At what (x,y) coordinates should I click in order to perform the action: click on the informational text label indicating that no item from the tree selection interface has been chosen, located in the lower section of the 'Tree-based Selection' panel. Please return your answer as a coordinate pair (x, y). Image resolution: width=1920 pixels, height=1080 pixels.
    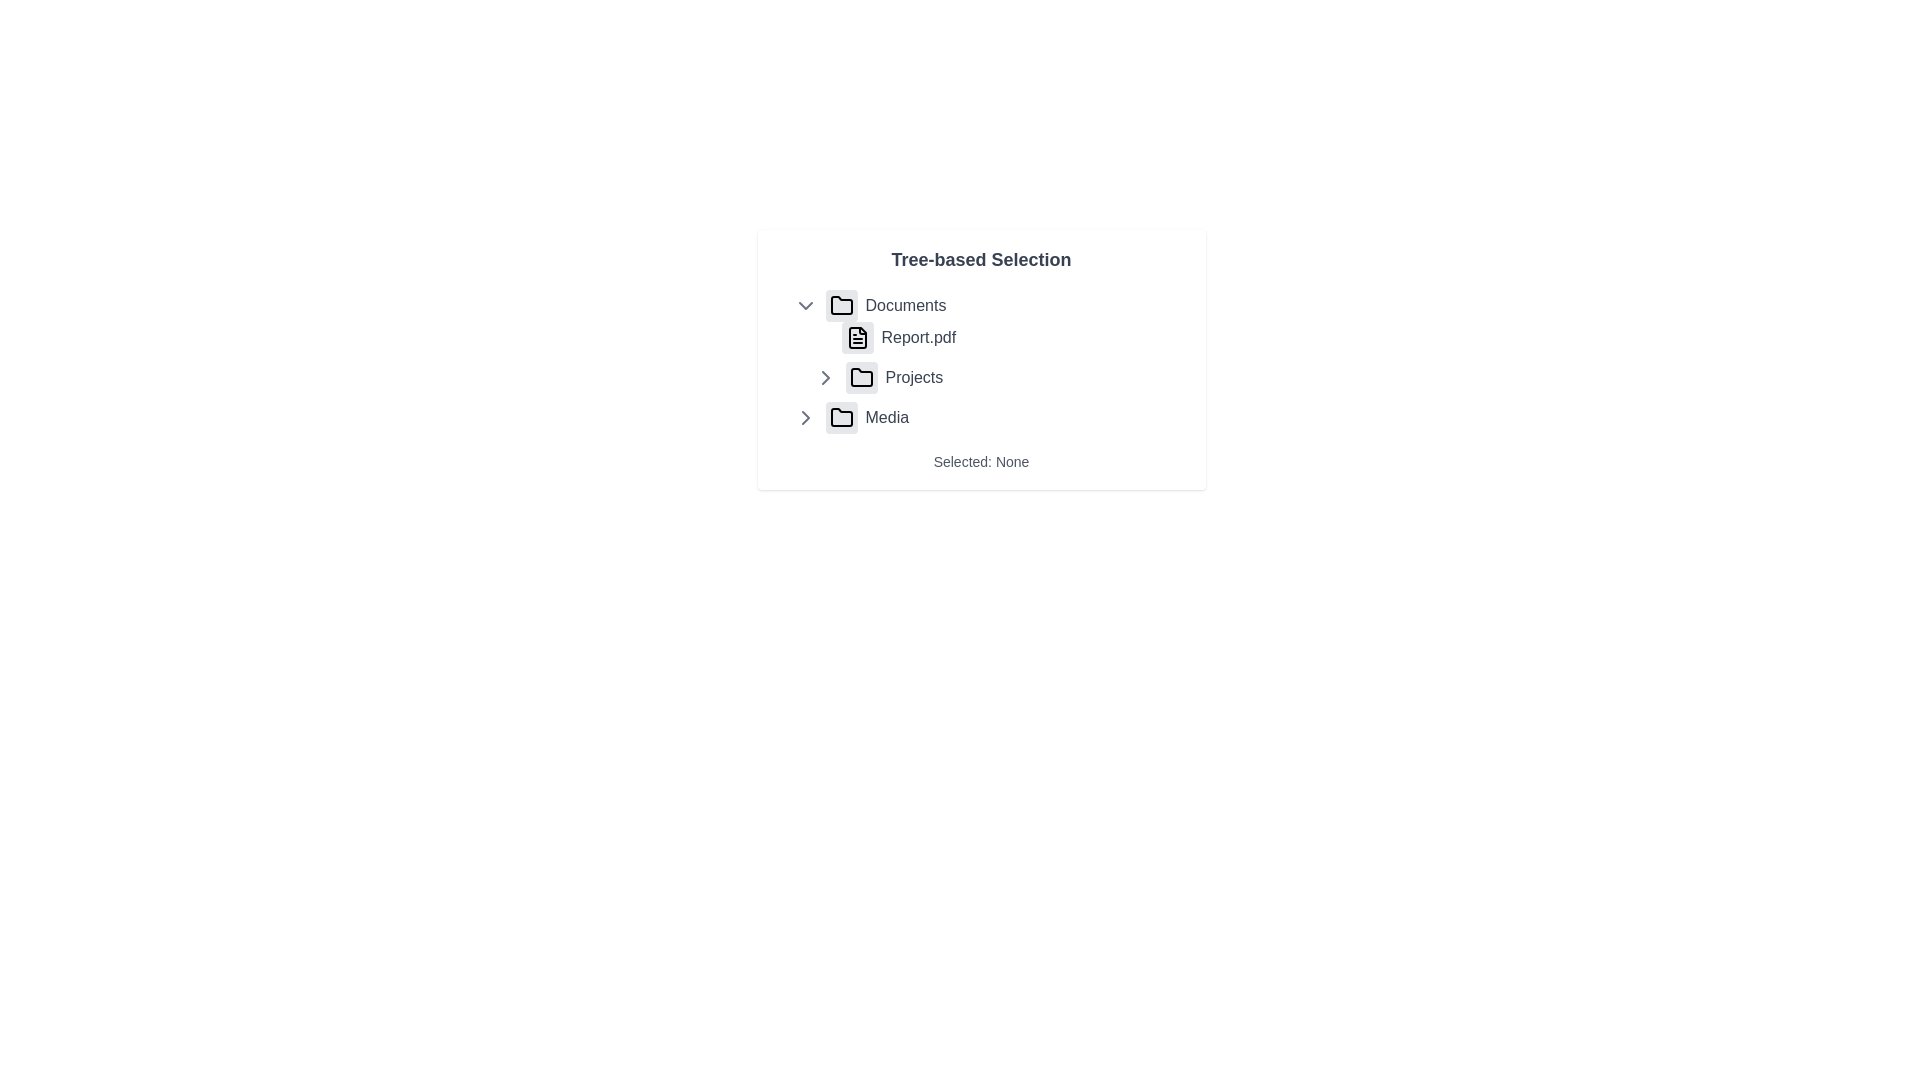
    Looking at the image, I should click on (981, 462).